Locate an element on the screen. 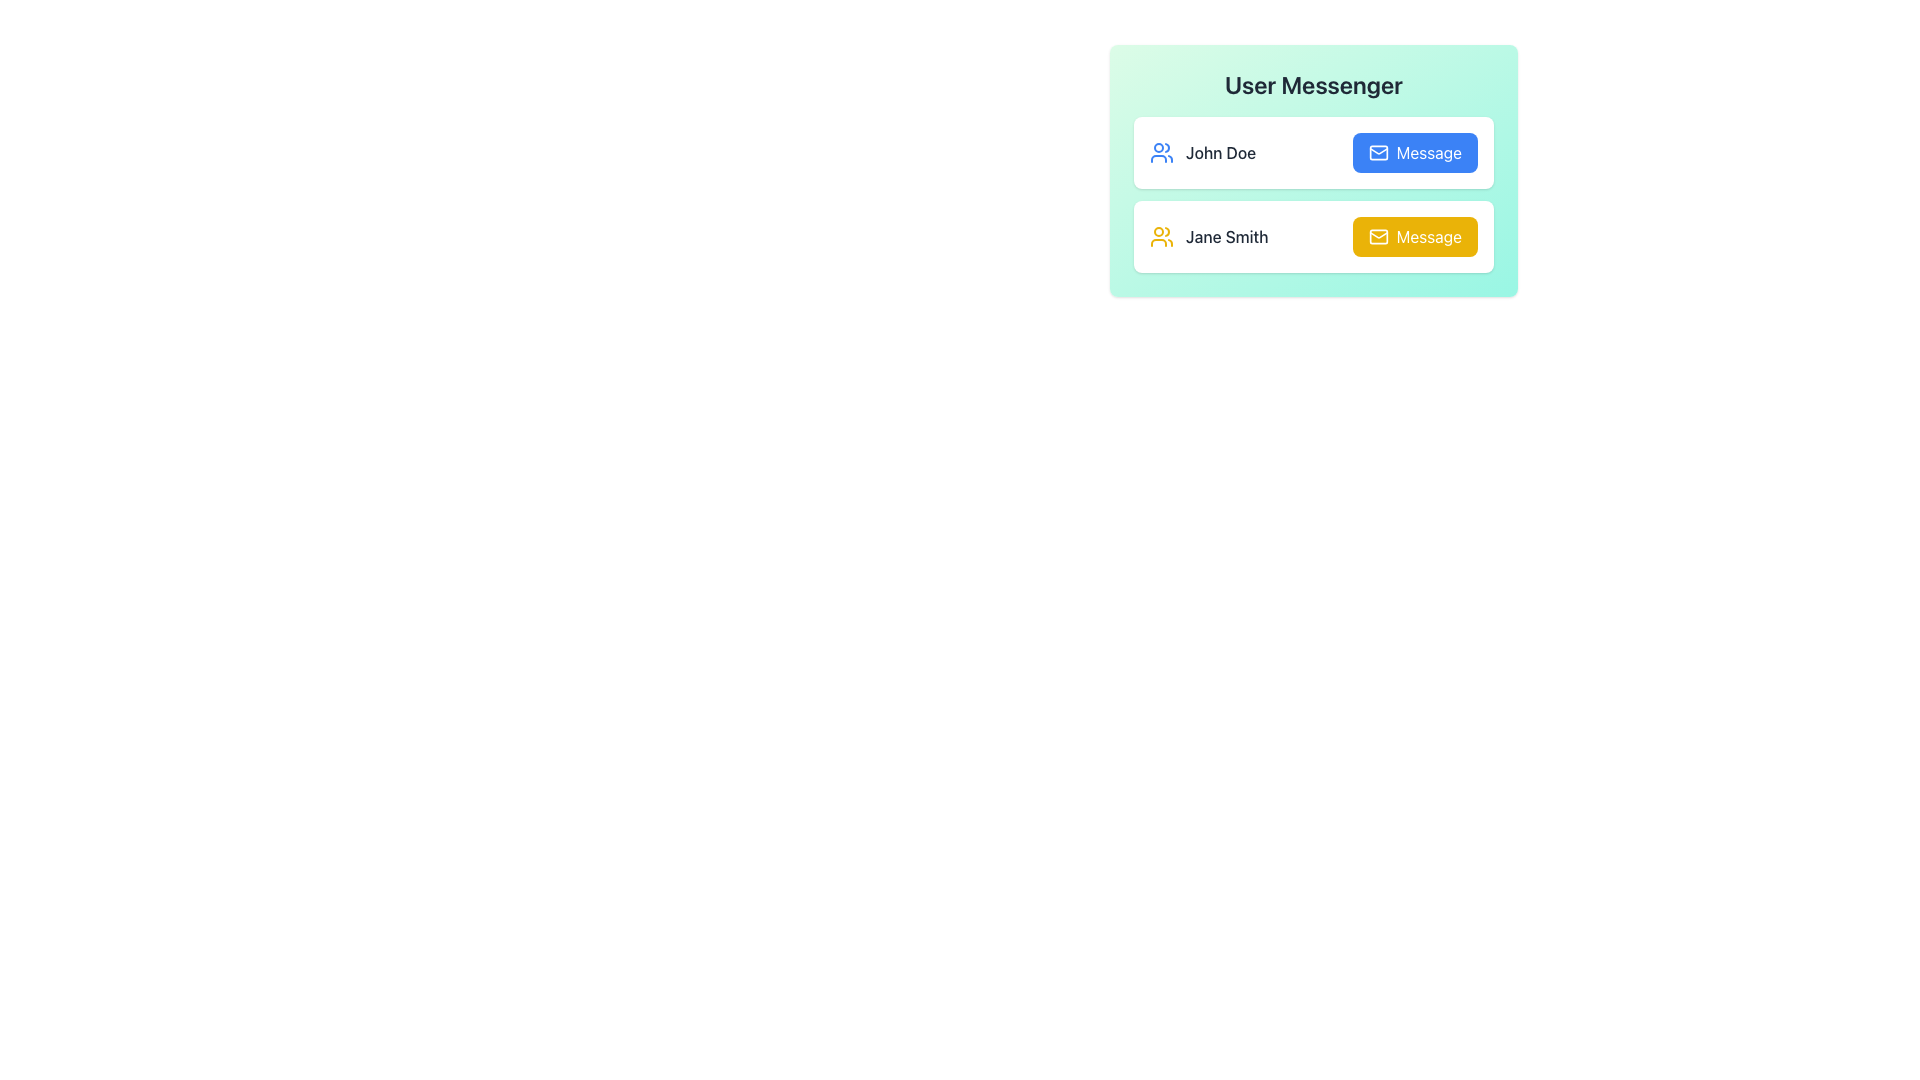 This screenshot has height=1080, width=1920. the mail icon with a blue background and a white envelope illustration, located inside the 'Message' button associated with 'John Doe' in the upper profile block of the messenger panel is located at coordinates (1377, 152).